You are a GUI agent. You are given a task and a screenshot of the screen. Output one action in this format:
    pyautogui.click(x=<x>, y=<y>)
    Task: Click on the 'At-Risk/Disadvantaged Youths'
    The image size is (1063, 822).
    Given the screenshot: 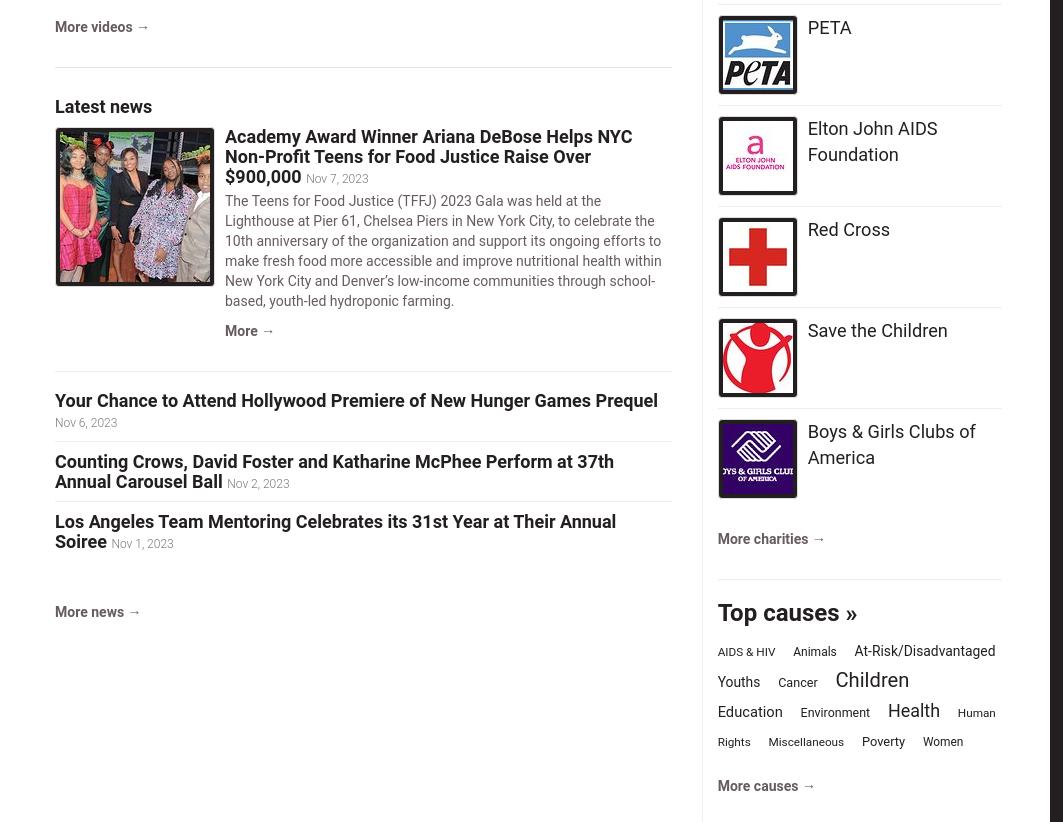 What is the action you would take?
    pyautogui.click(x=855, y=664)
    